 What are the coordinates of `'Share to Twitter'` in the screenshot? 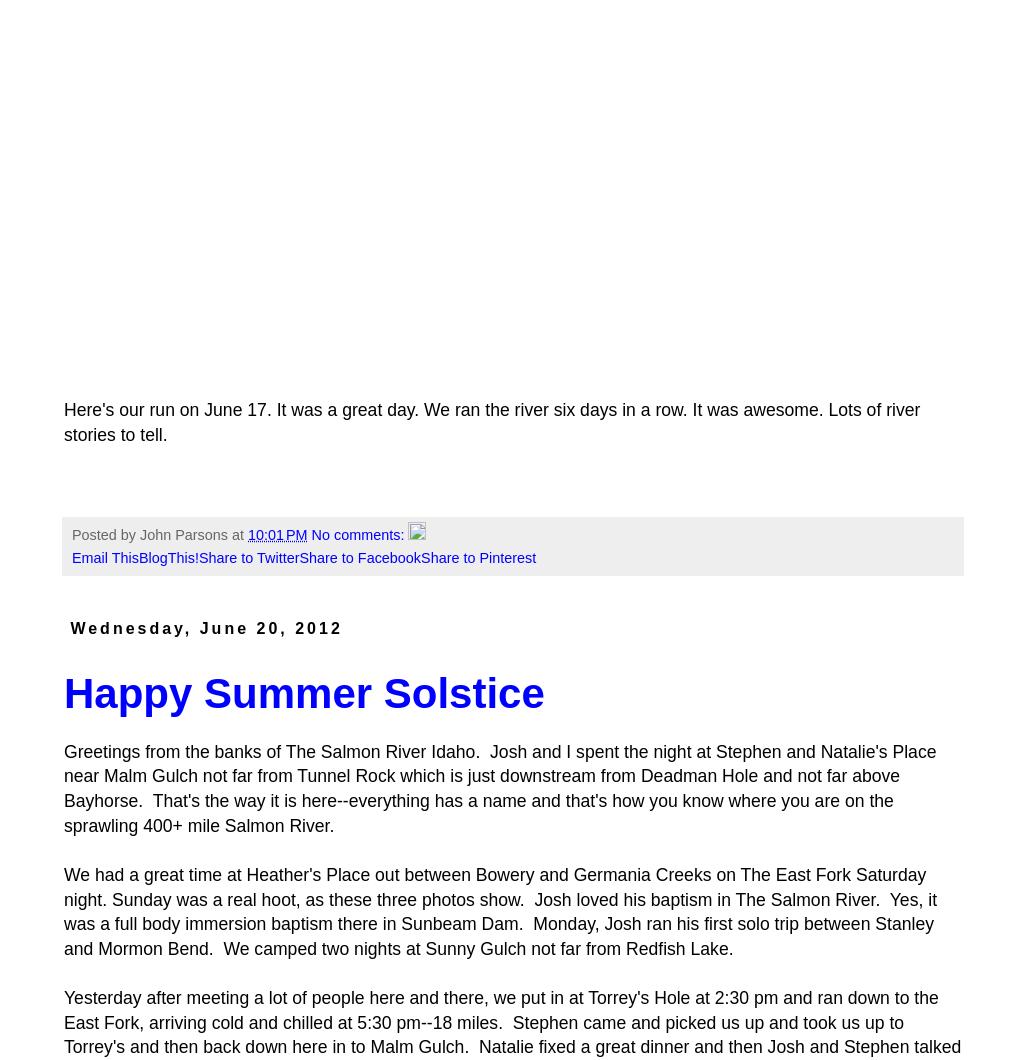 It's located at (198, 557).